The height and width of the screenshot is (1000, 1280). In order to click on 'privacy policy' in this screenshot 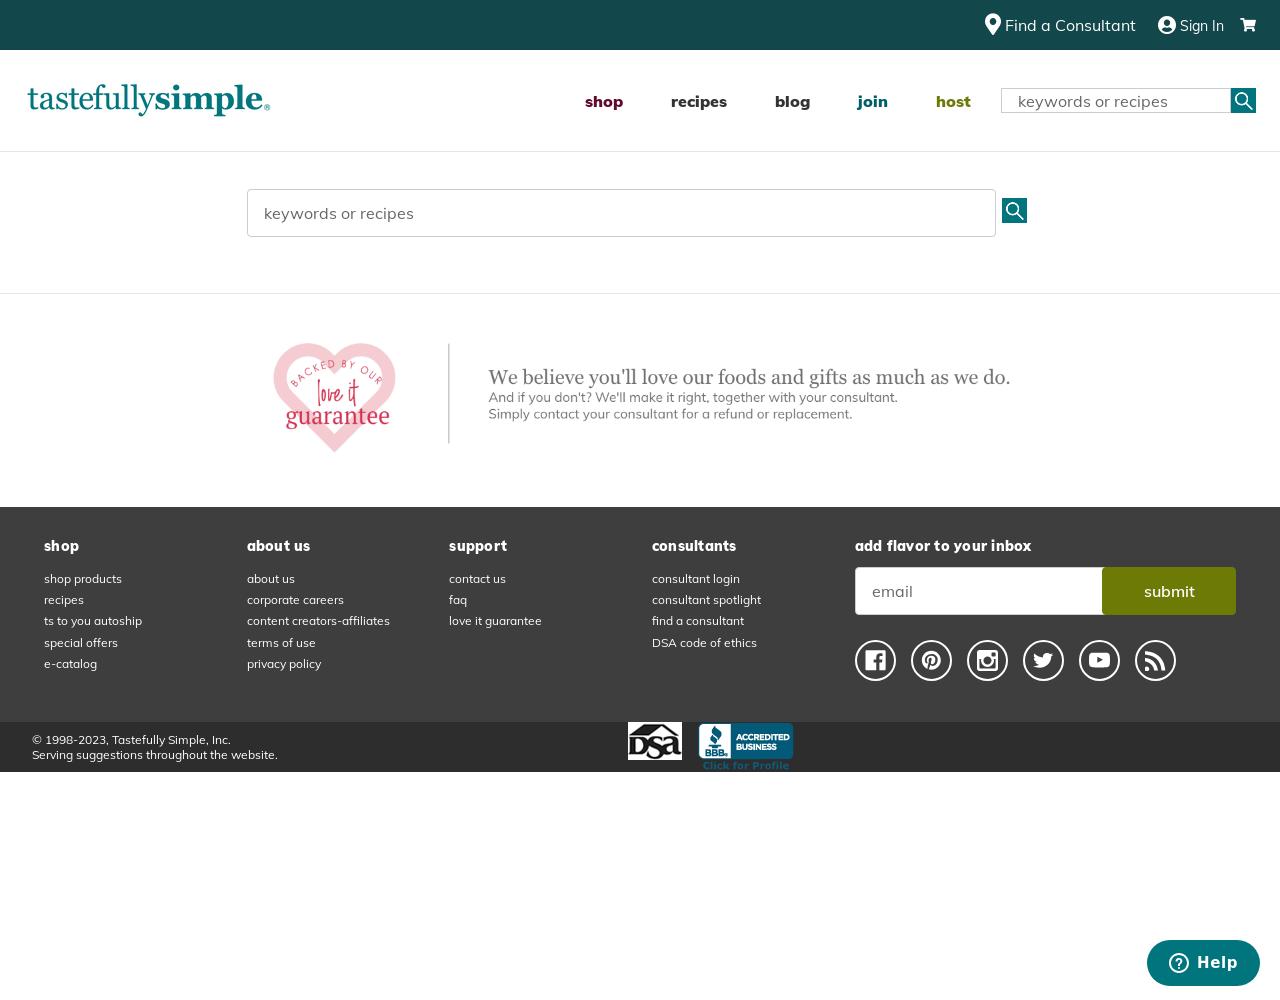, I will do `click(282, 663)`.